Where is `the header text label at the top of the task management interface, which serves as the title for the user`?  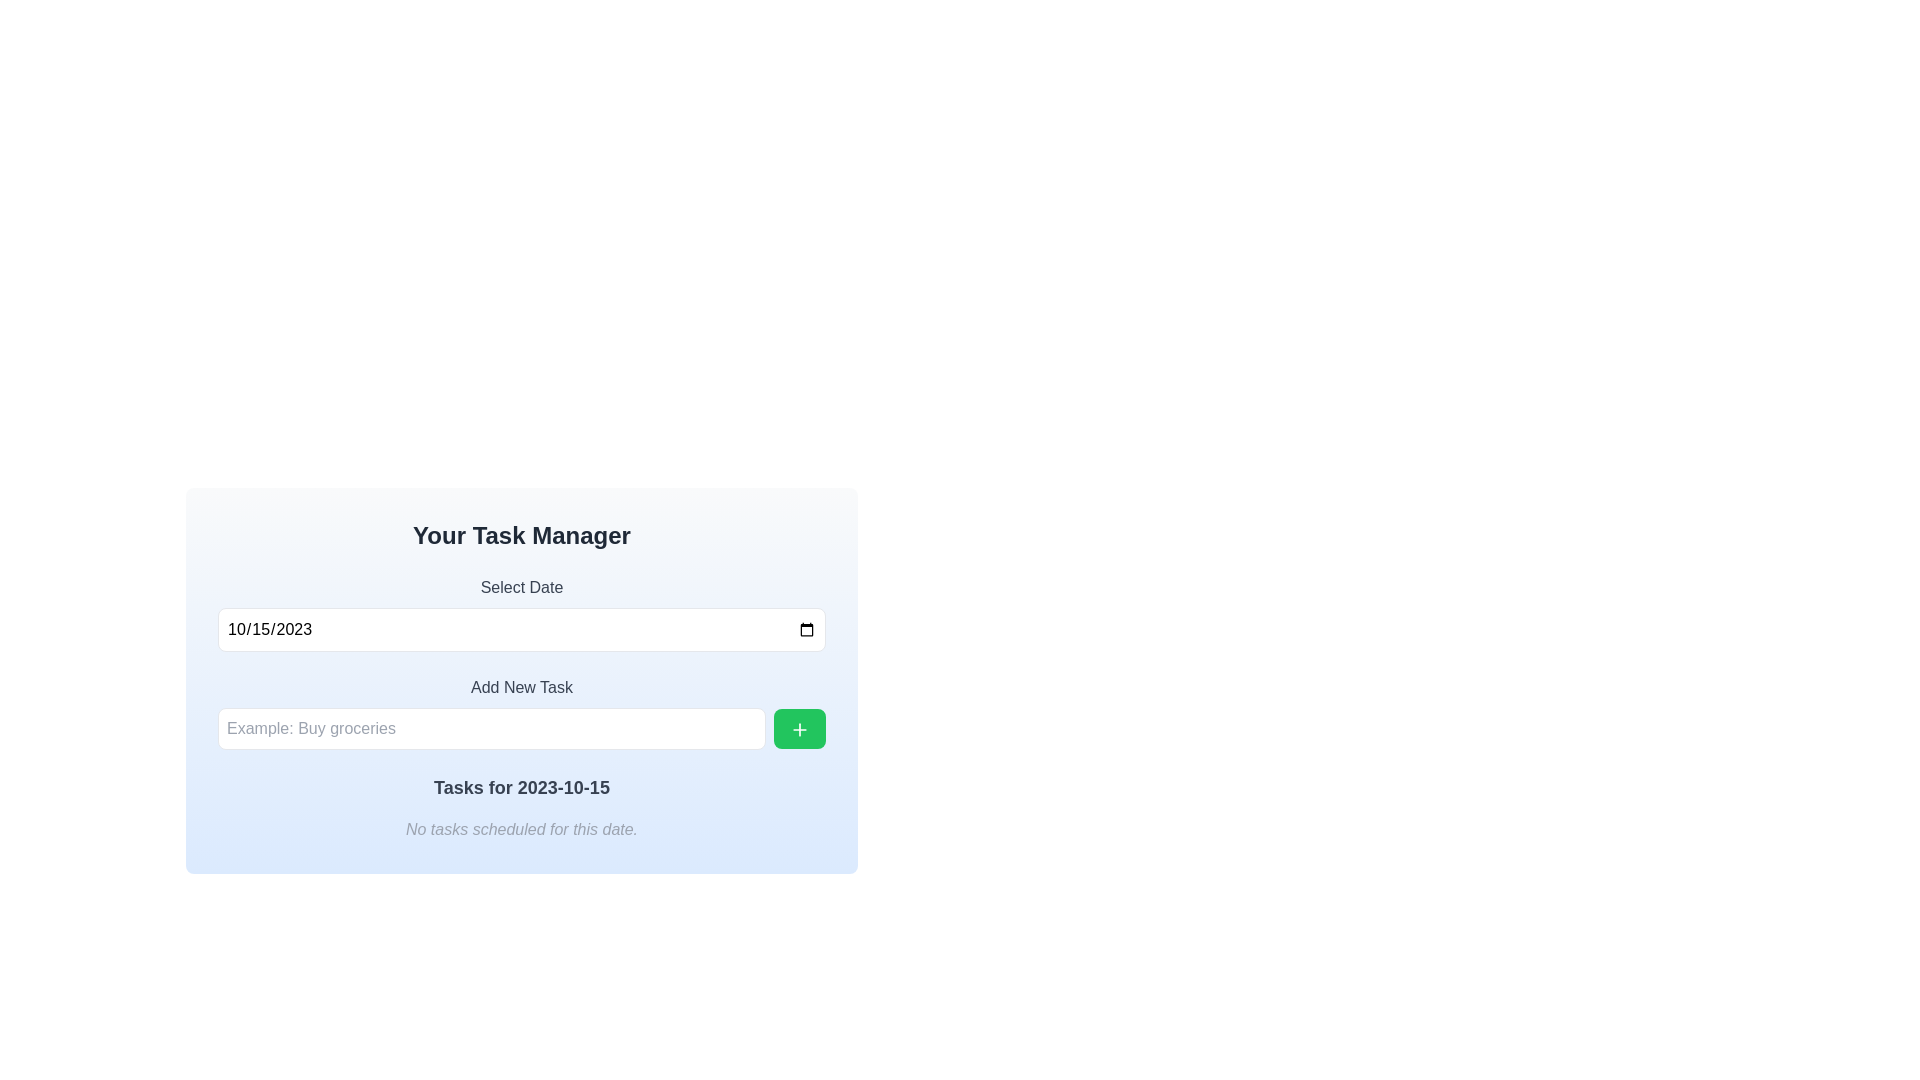
the header text label at the top of the task management interface, which serves as the title for the user is located at coordinates (522, 535).